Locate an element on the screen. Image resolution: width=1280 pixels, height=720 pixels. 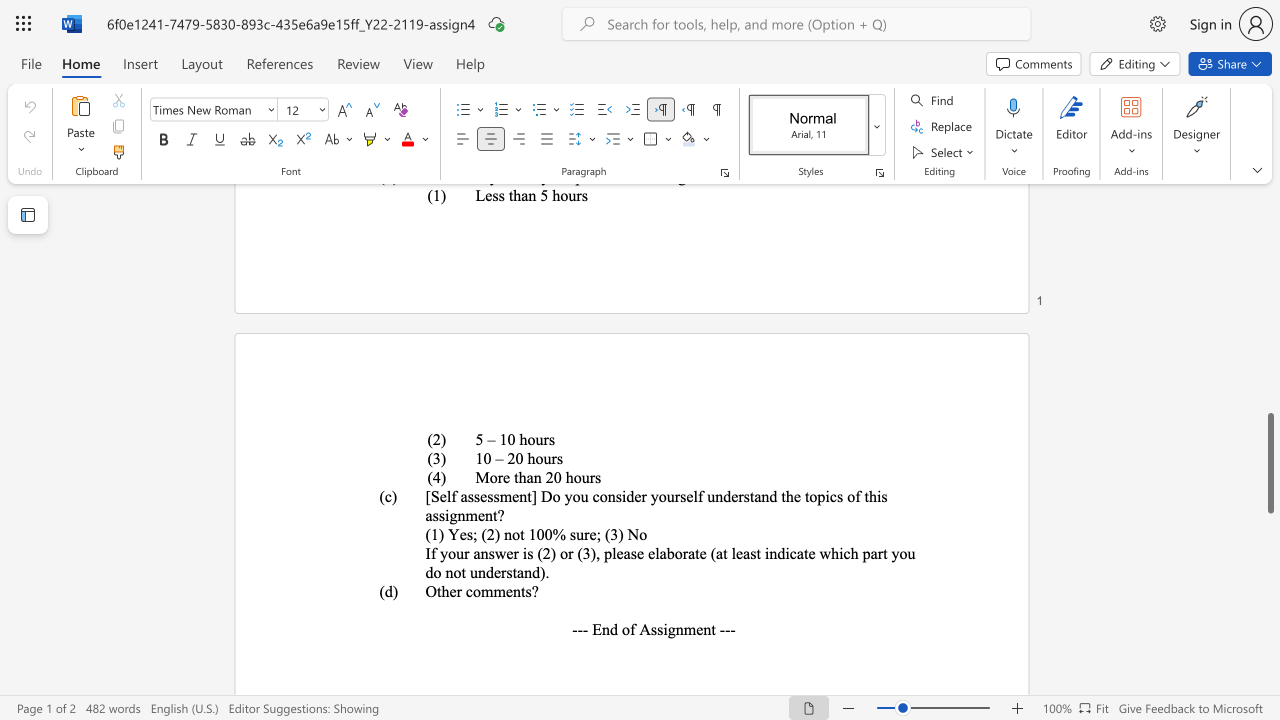
the subset text "nt" within the text "Other comments?" is located at coordinates (513, 590).